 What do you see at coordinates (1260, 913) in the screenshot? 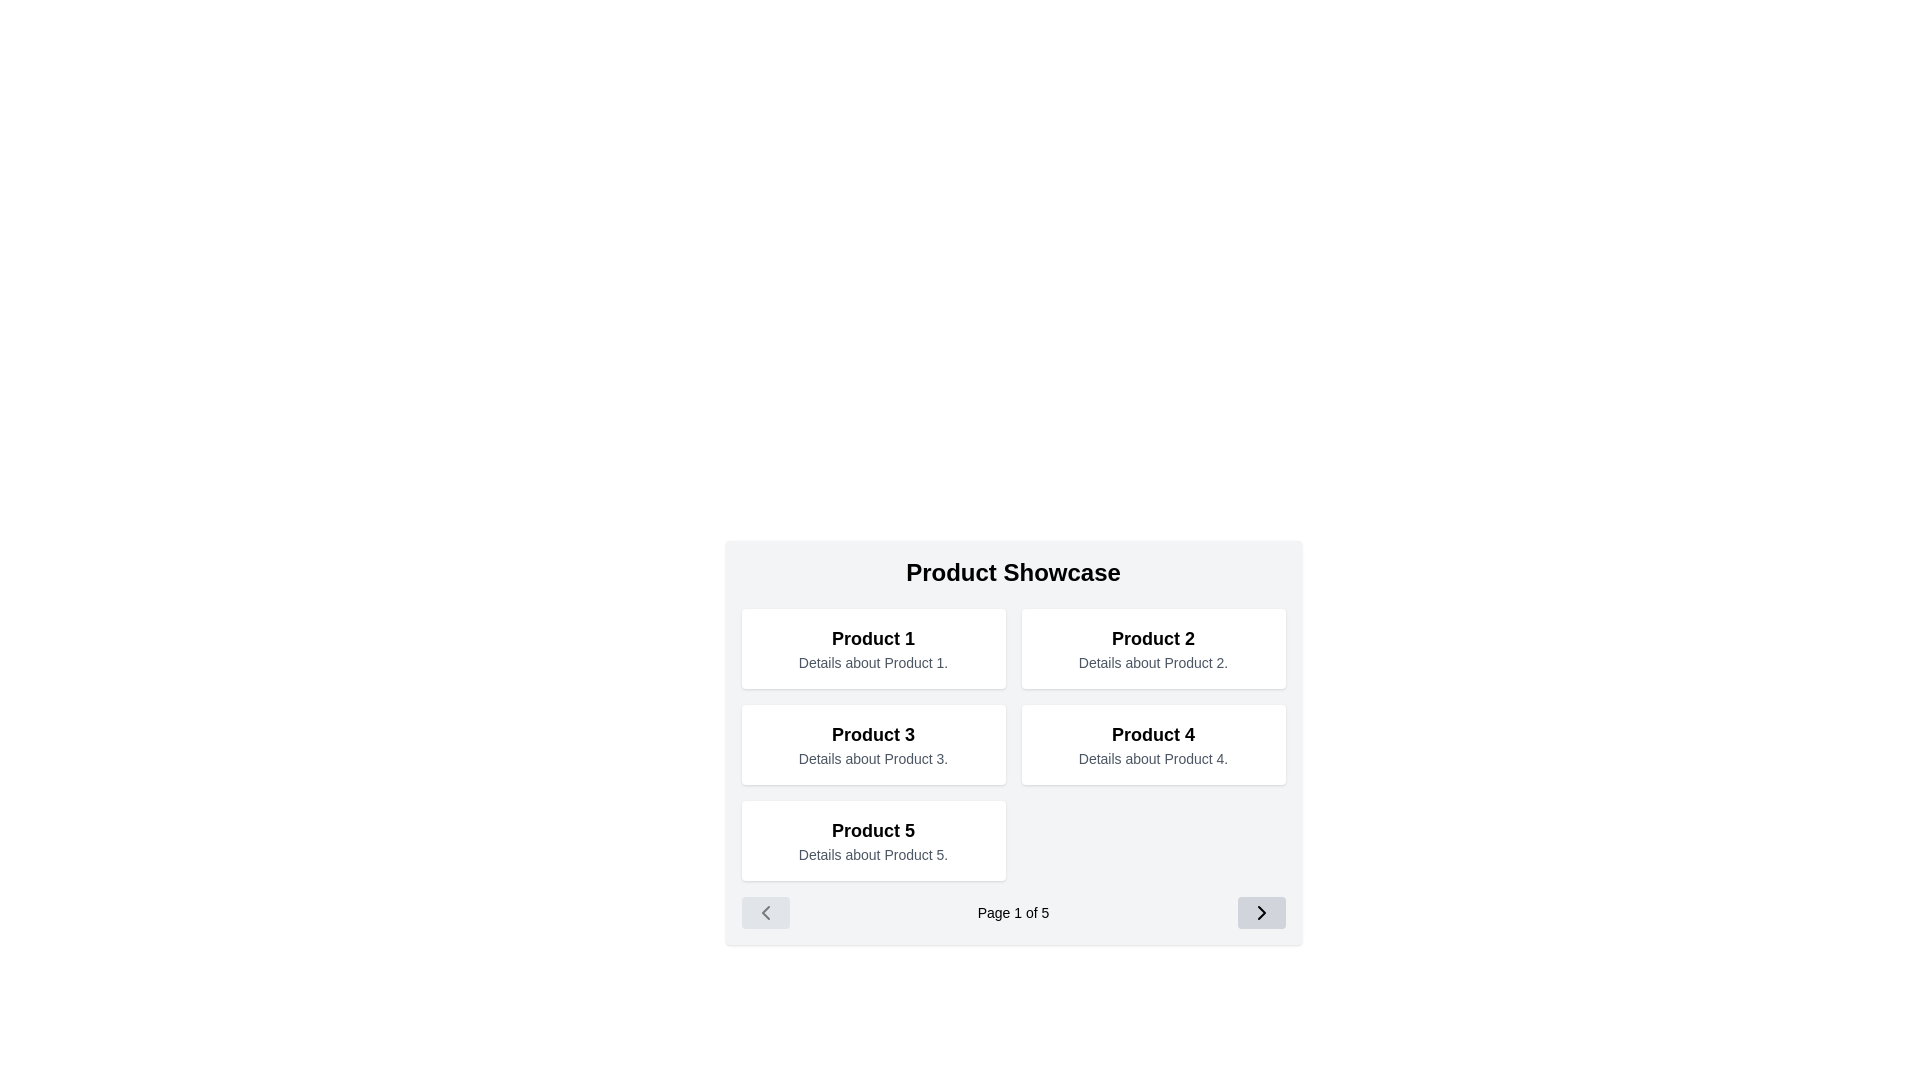
I see `the light gray rectangular button with a rounded background and a rightward-facing chevron icon (">") at the bottom-right of the pagination controls` at bounding box center [1260, 913].